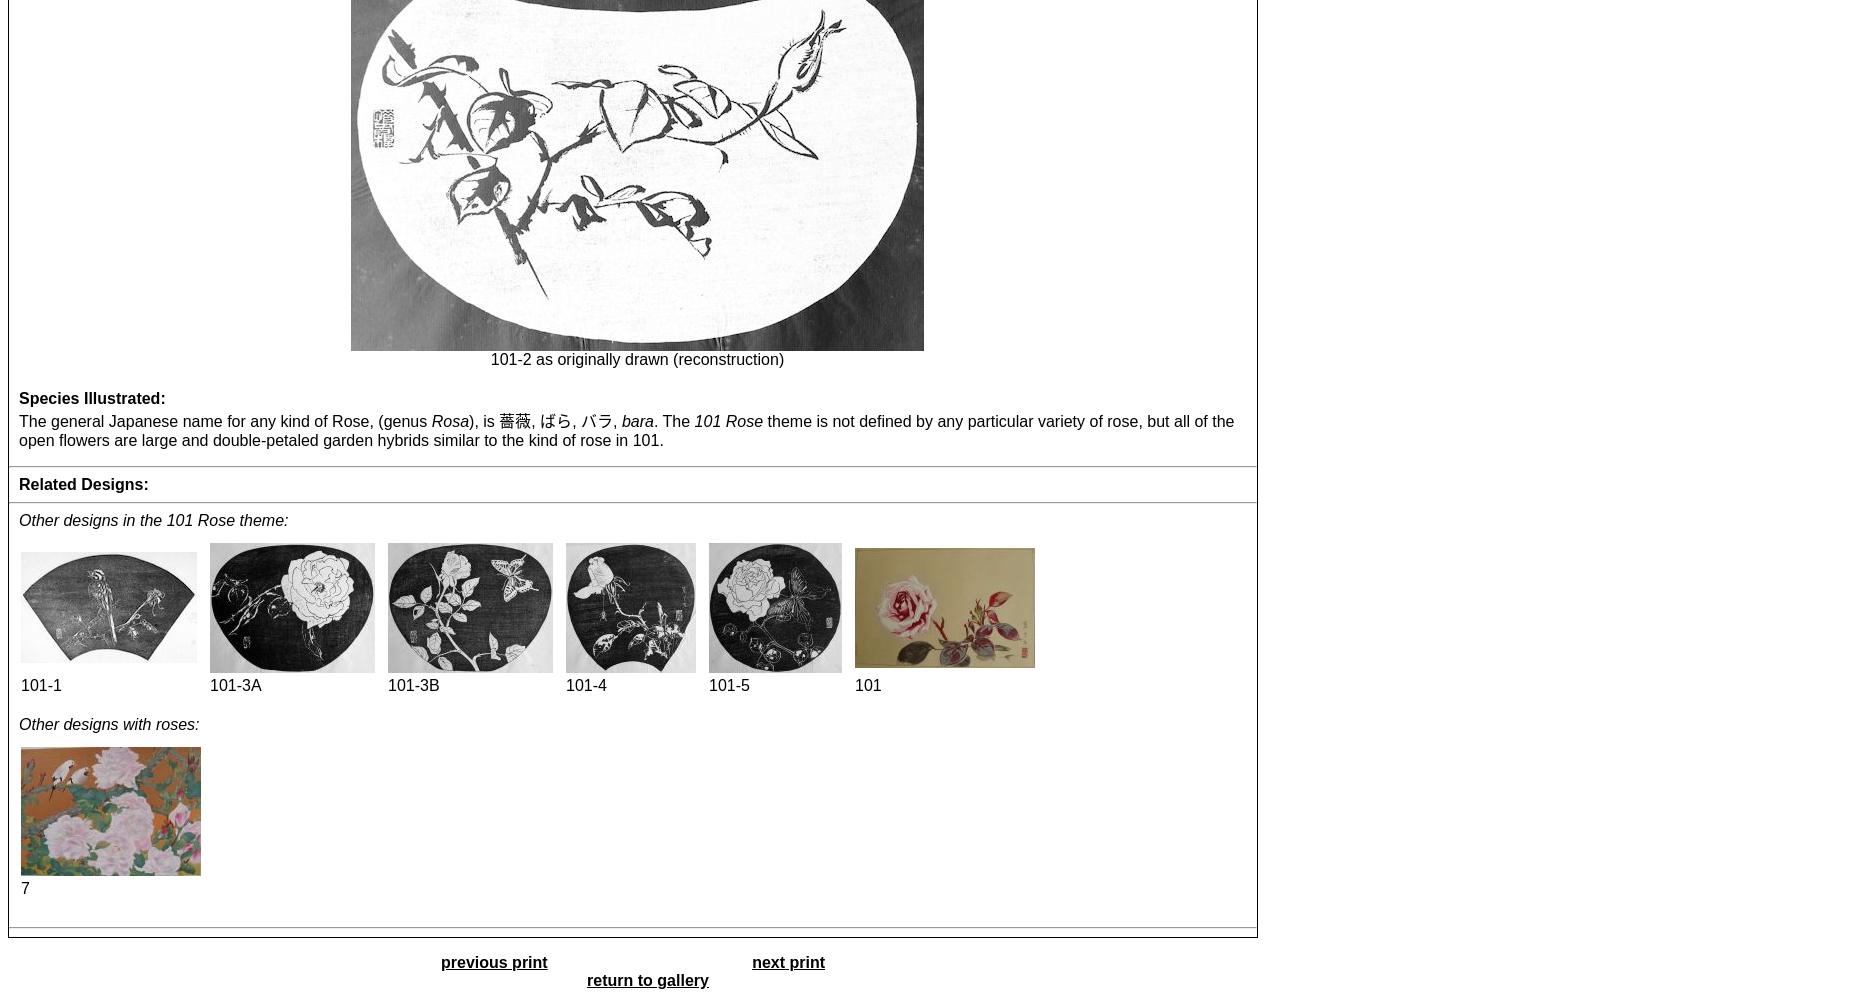  Describe the element at coordinates (23, 886) in the screenshot. I see `'7'` at that location.